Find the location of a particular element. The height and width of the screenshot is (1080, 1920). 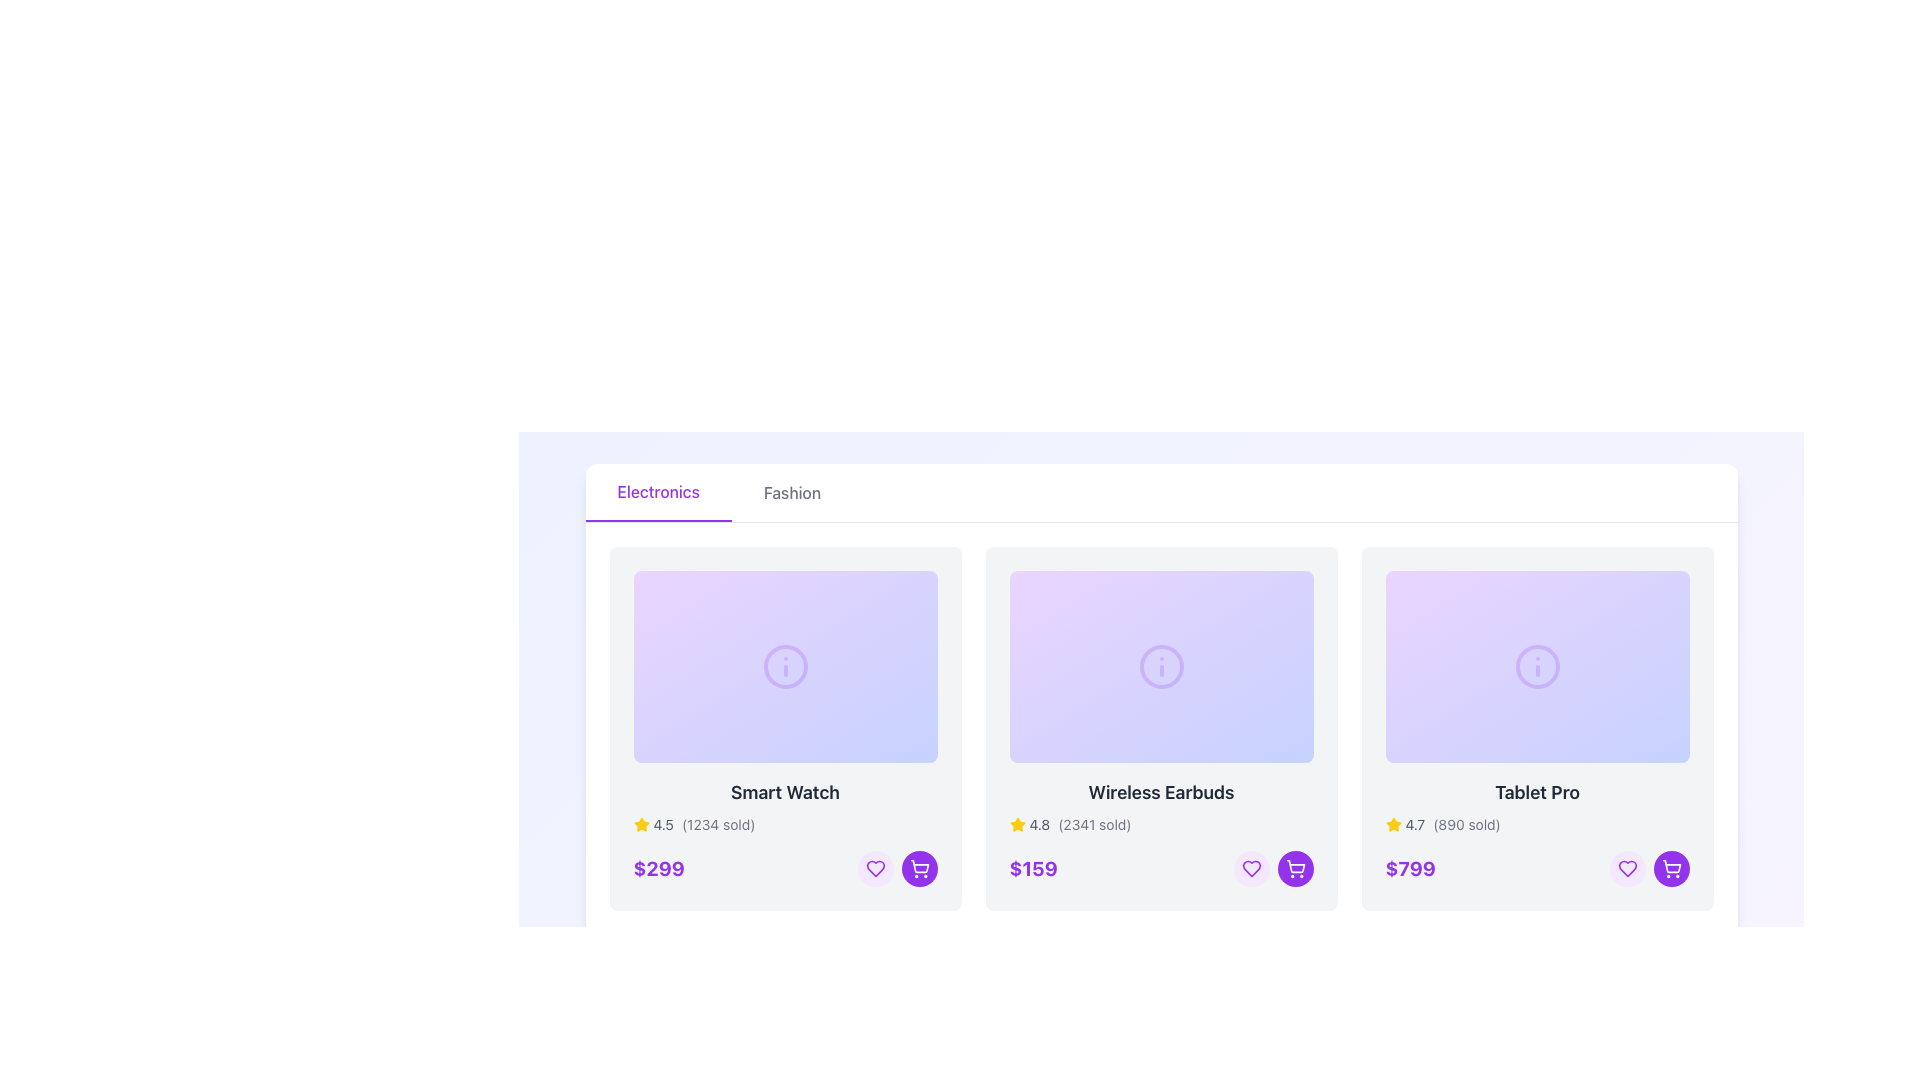

the star icon with a yellow fill that indicates the product rating, located to the left of the rating text '4.5' and sales text '(1234 sold)', part of the product information box for the first product in the row is located at coordinates (641, 825).